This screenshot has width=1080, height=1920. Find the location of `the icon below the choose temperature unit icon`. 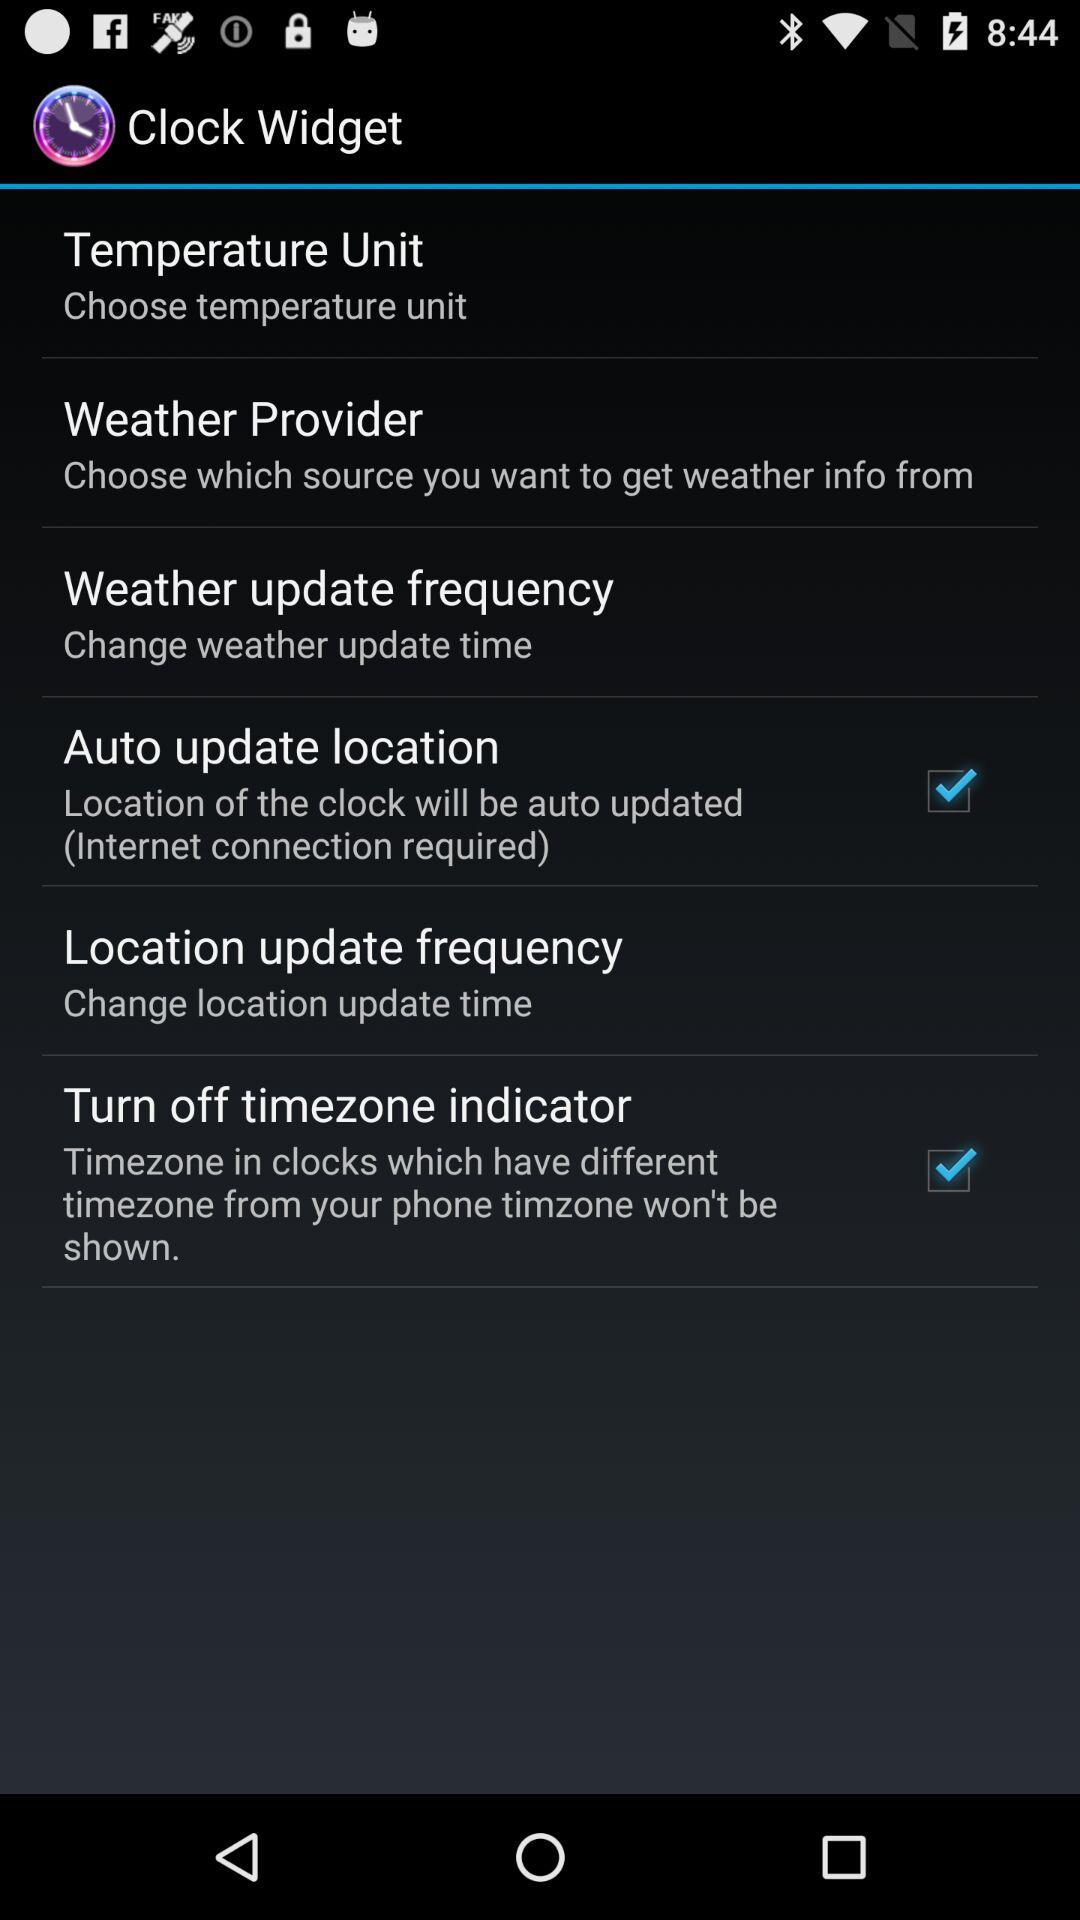

the icon below the choose temperature unit icon is located at coordinates (242, 416).